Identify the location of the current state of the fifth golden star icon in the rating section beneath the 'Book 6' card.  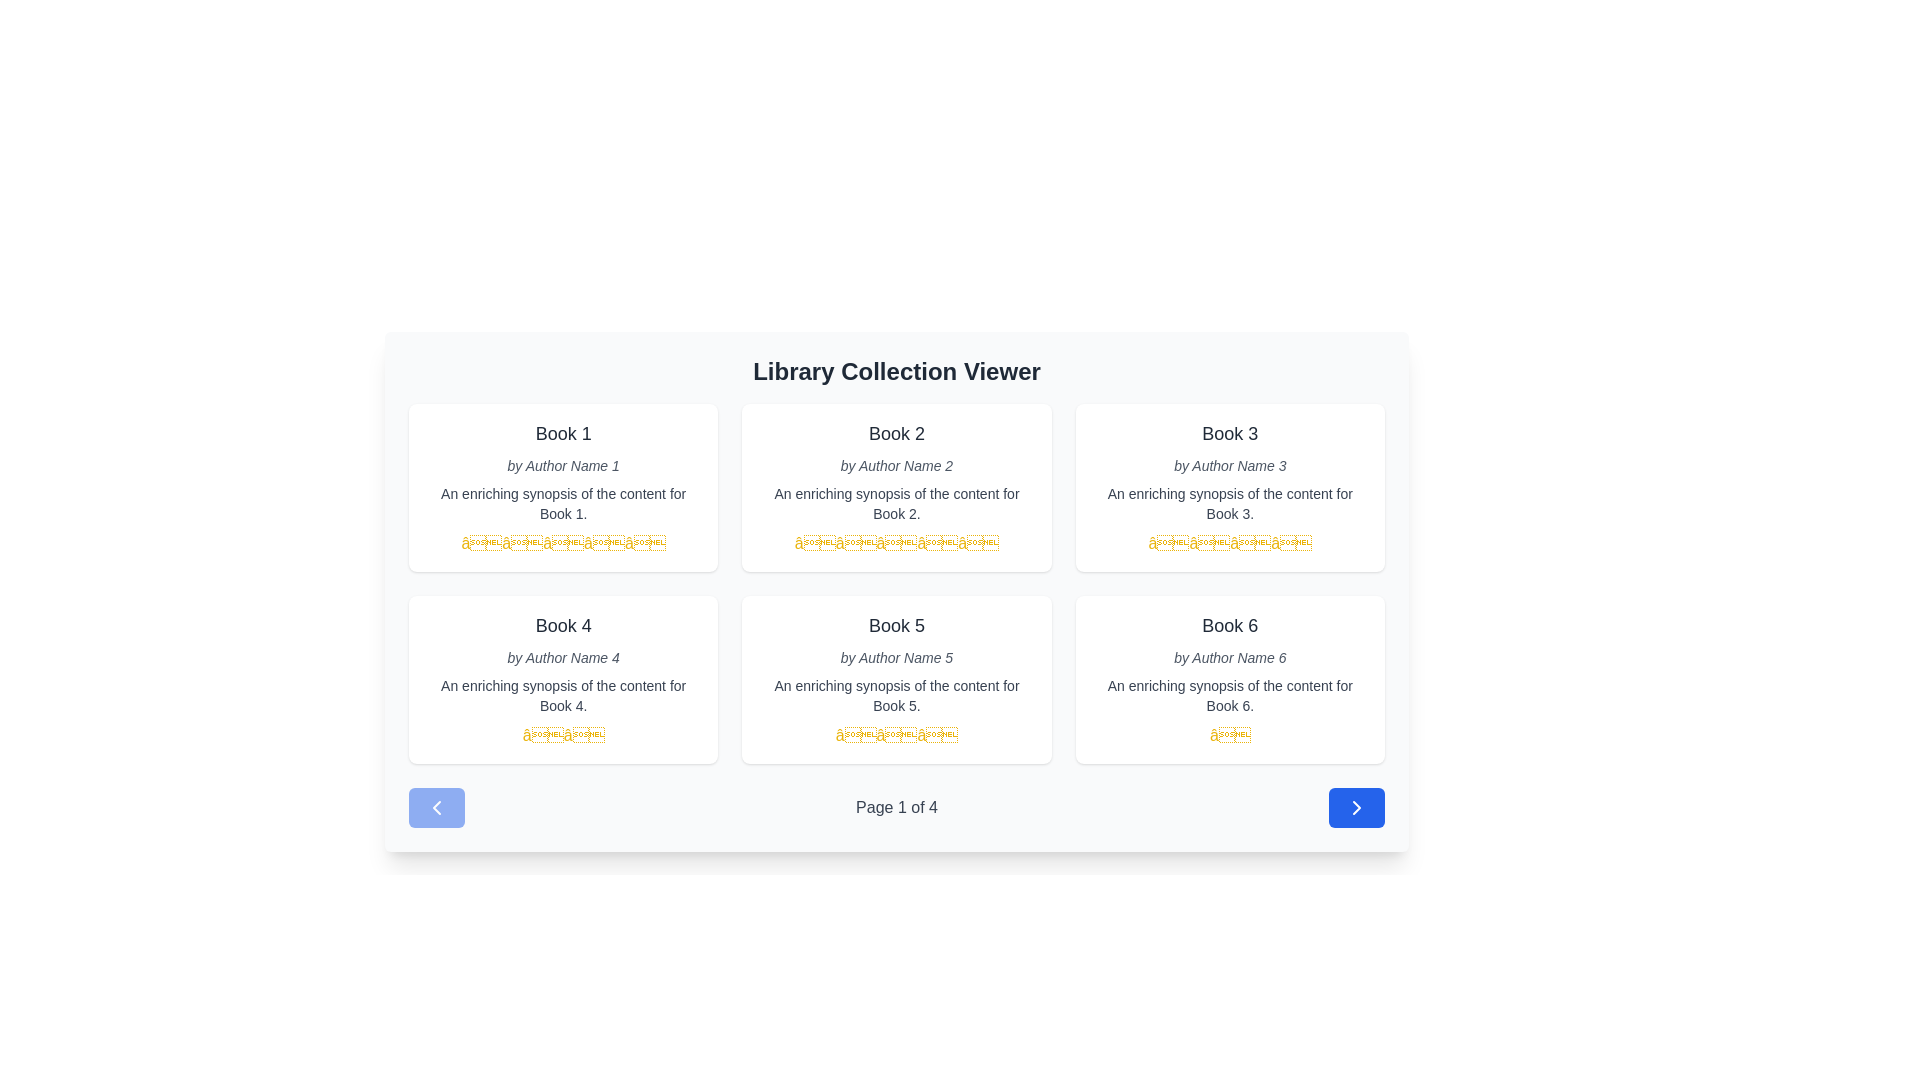
(1229, 735).